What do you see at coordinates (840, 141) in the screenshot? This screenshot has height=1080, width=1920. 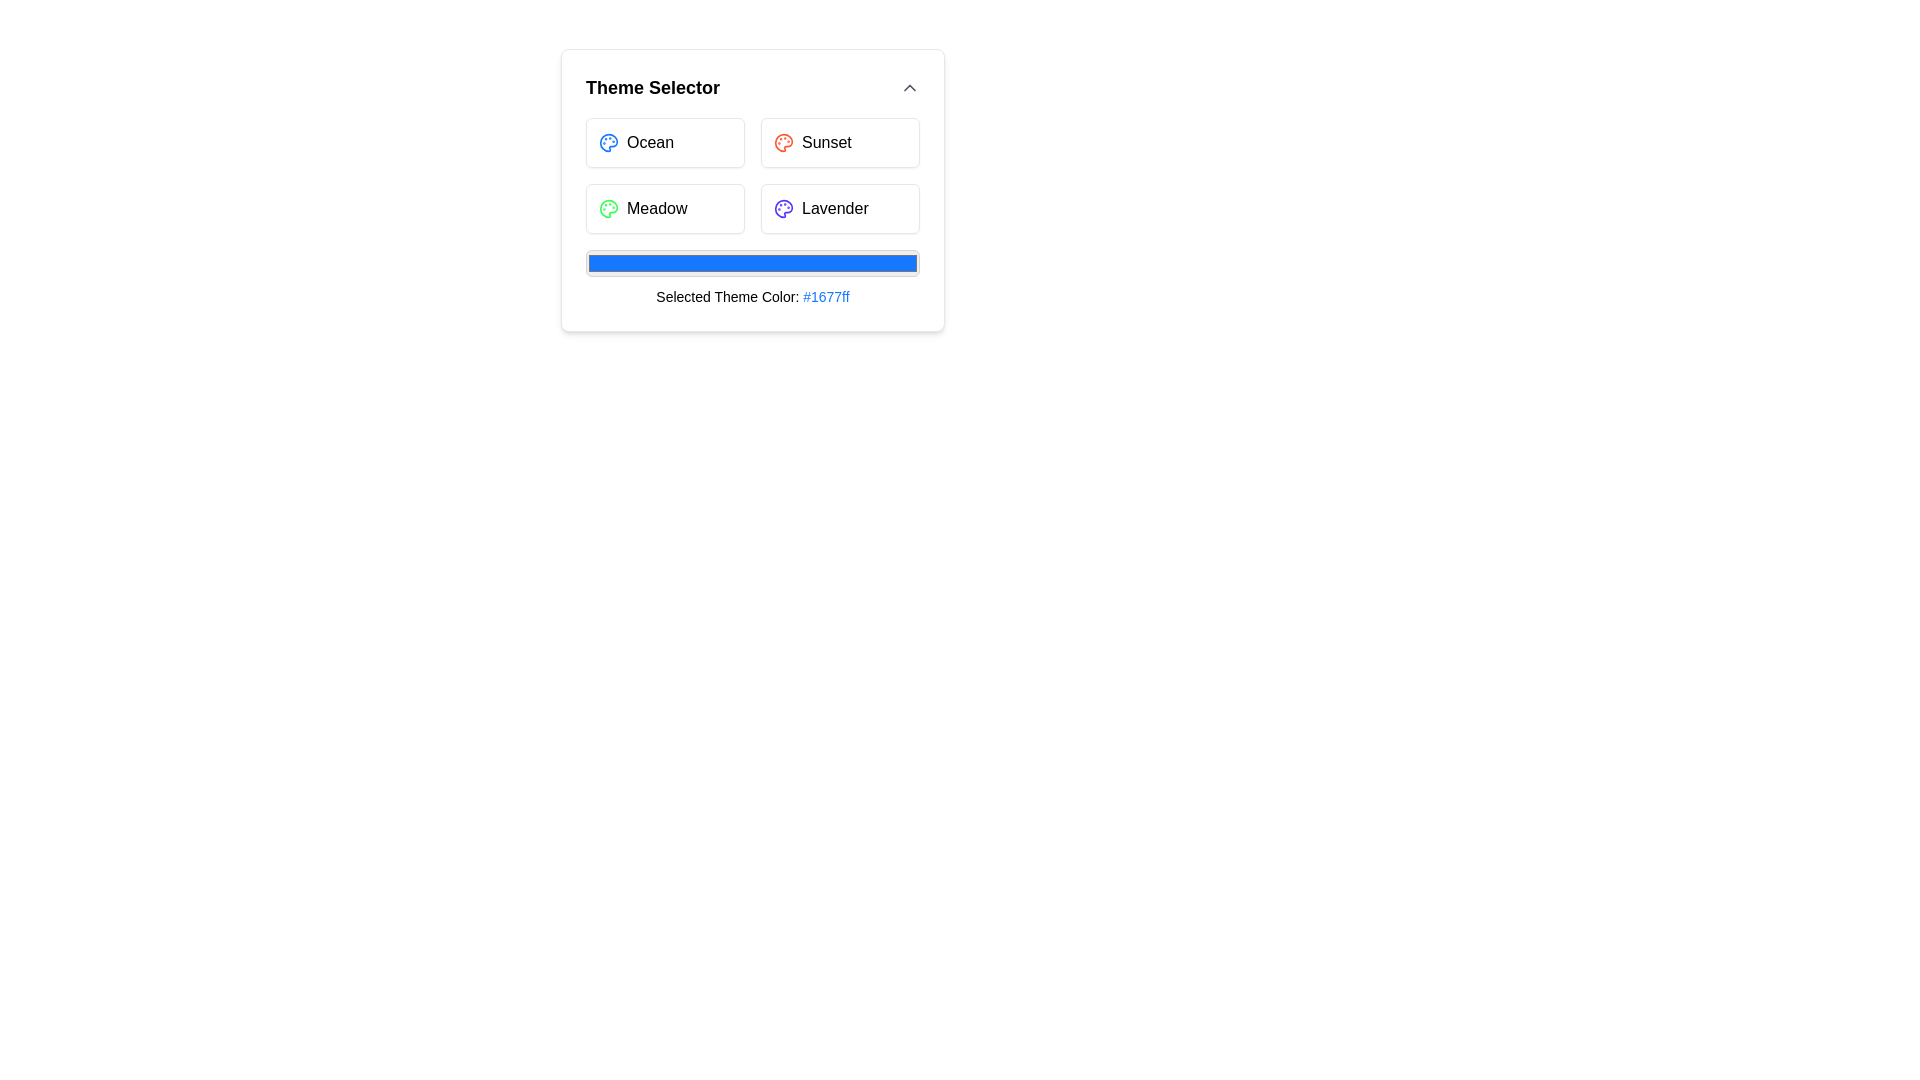 I see `the 'Sunset' selection button with a small palette icon` at bounding box center [840, 141].